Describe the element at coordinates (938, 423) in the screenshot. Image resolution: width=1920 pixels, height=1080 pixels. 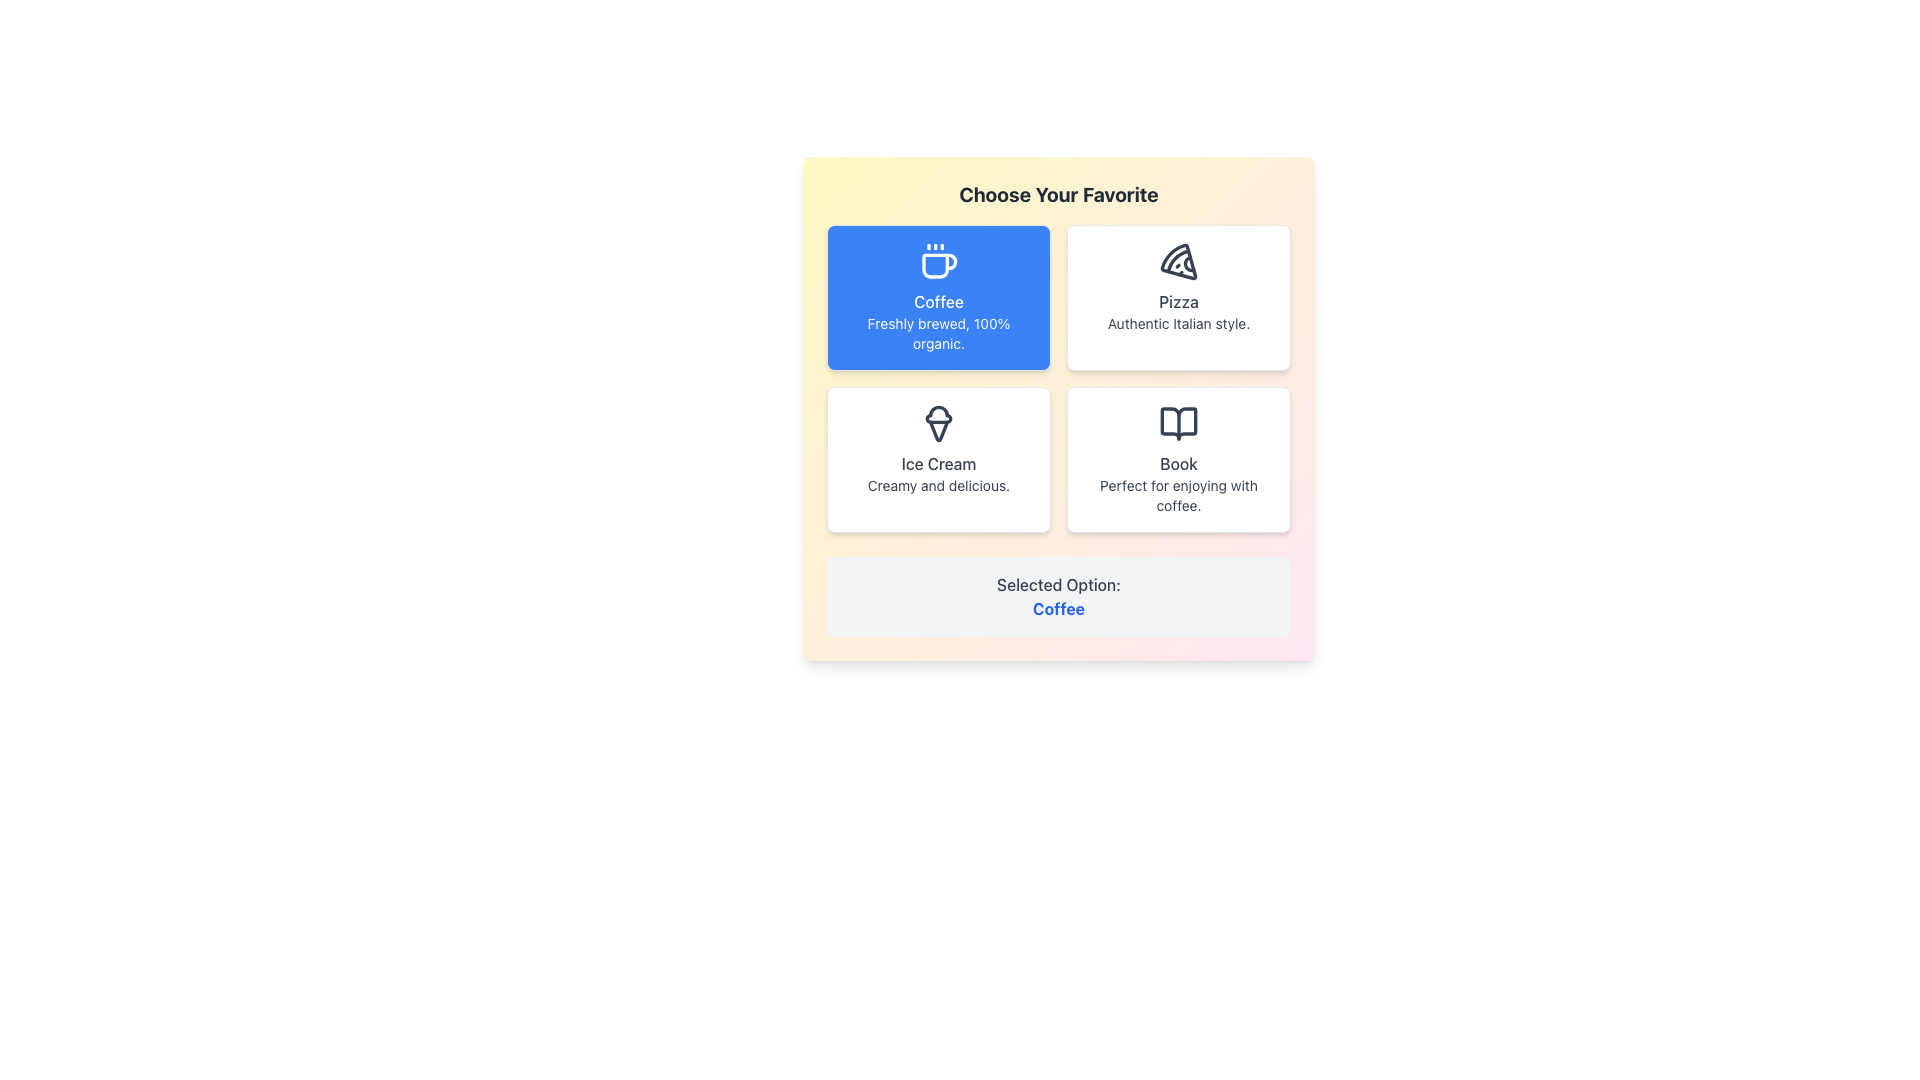
I see `the decorative icon for the 'Ice Cream' option located in the lower-left portion of the grid layout, above the text 'Ice Cream' and 'Creamy and delicious'` at that location.